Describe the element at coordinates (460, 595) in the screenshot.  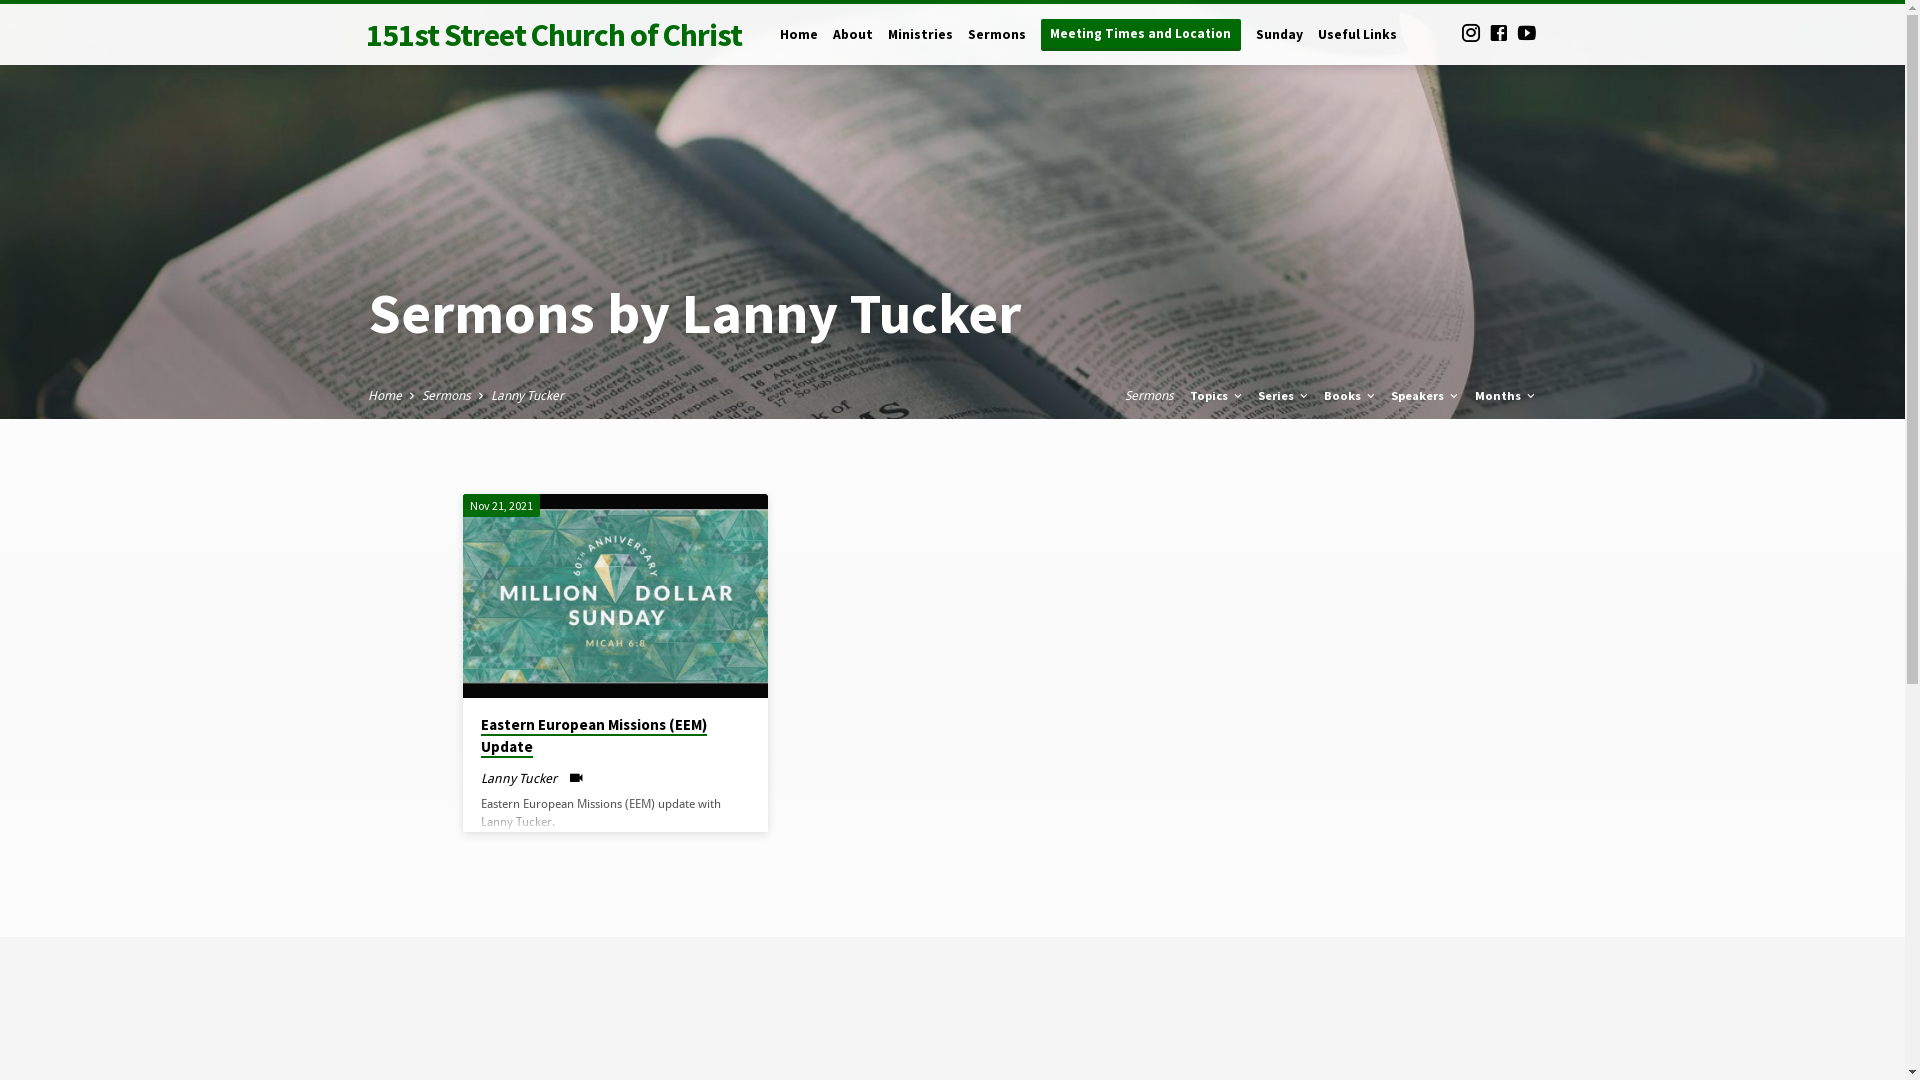
I see `'Eastern European Missions (EEM) Update'` at that location.